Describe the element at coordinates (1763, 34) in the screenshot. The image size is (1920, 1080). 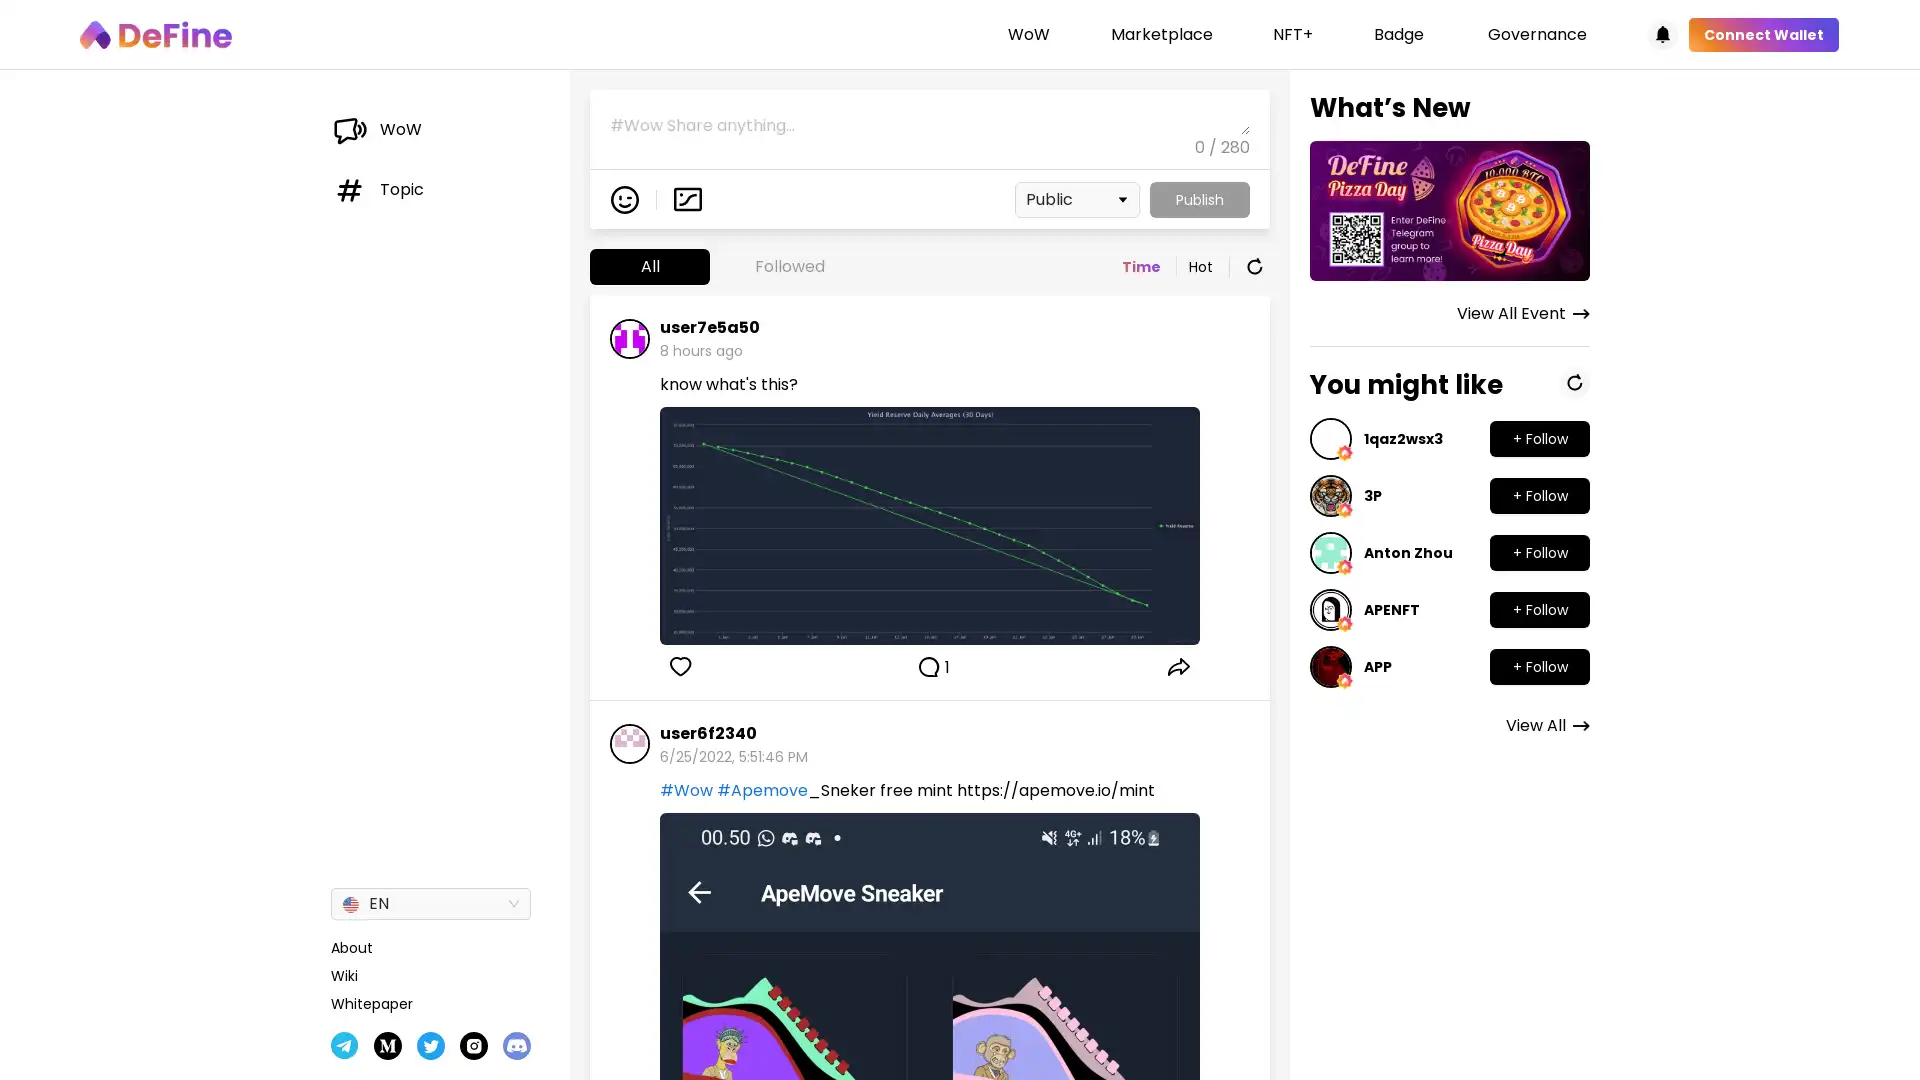
I see `Connect Wallet` at that location.